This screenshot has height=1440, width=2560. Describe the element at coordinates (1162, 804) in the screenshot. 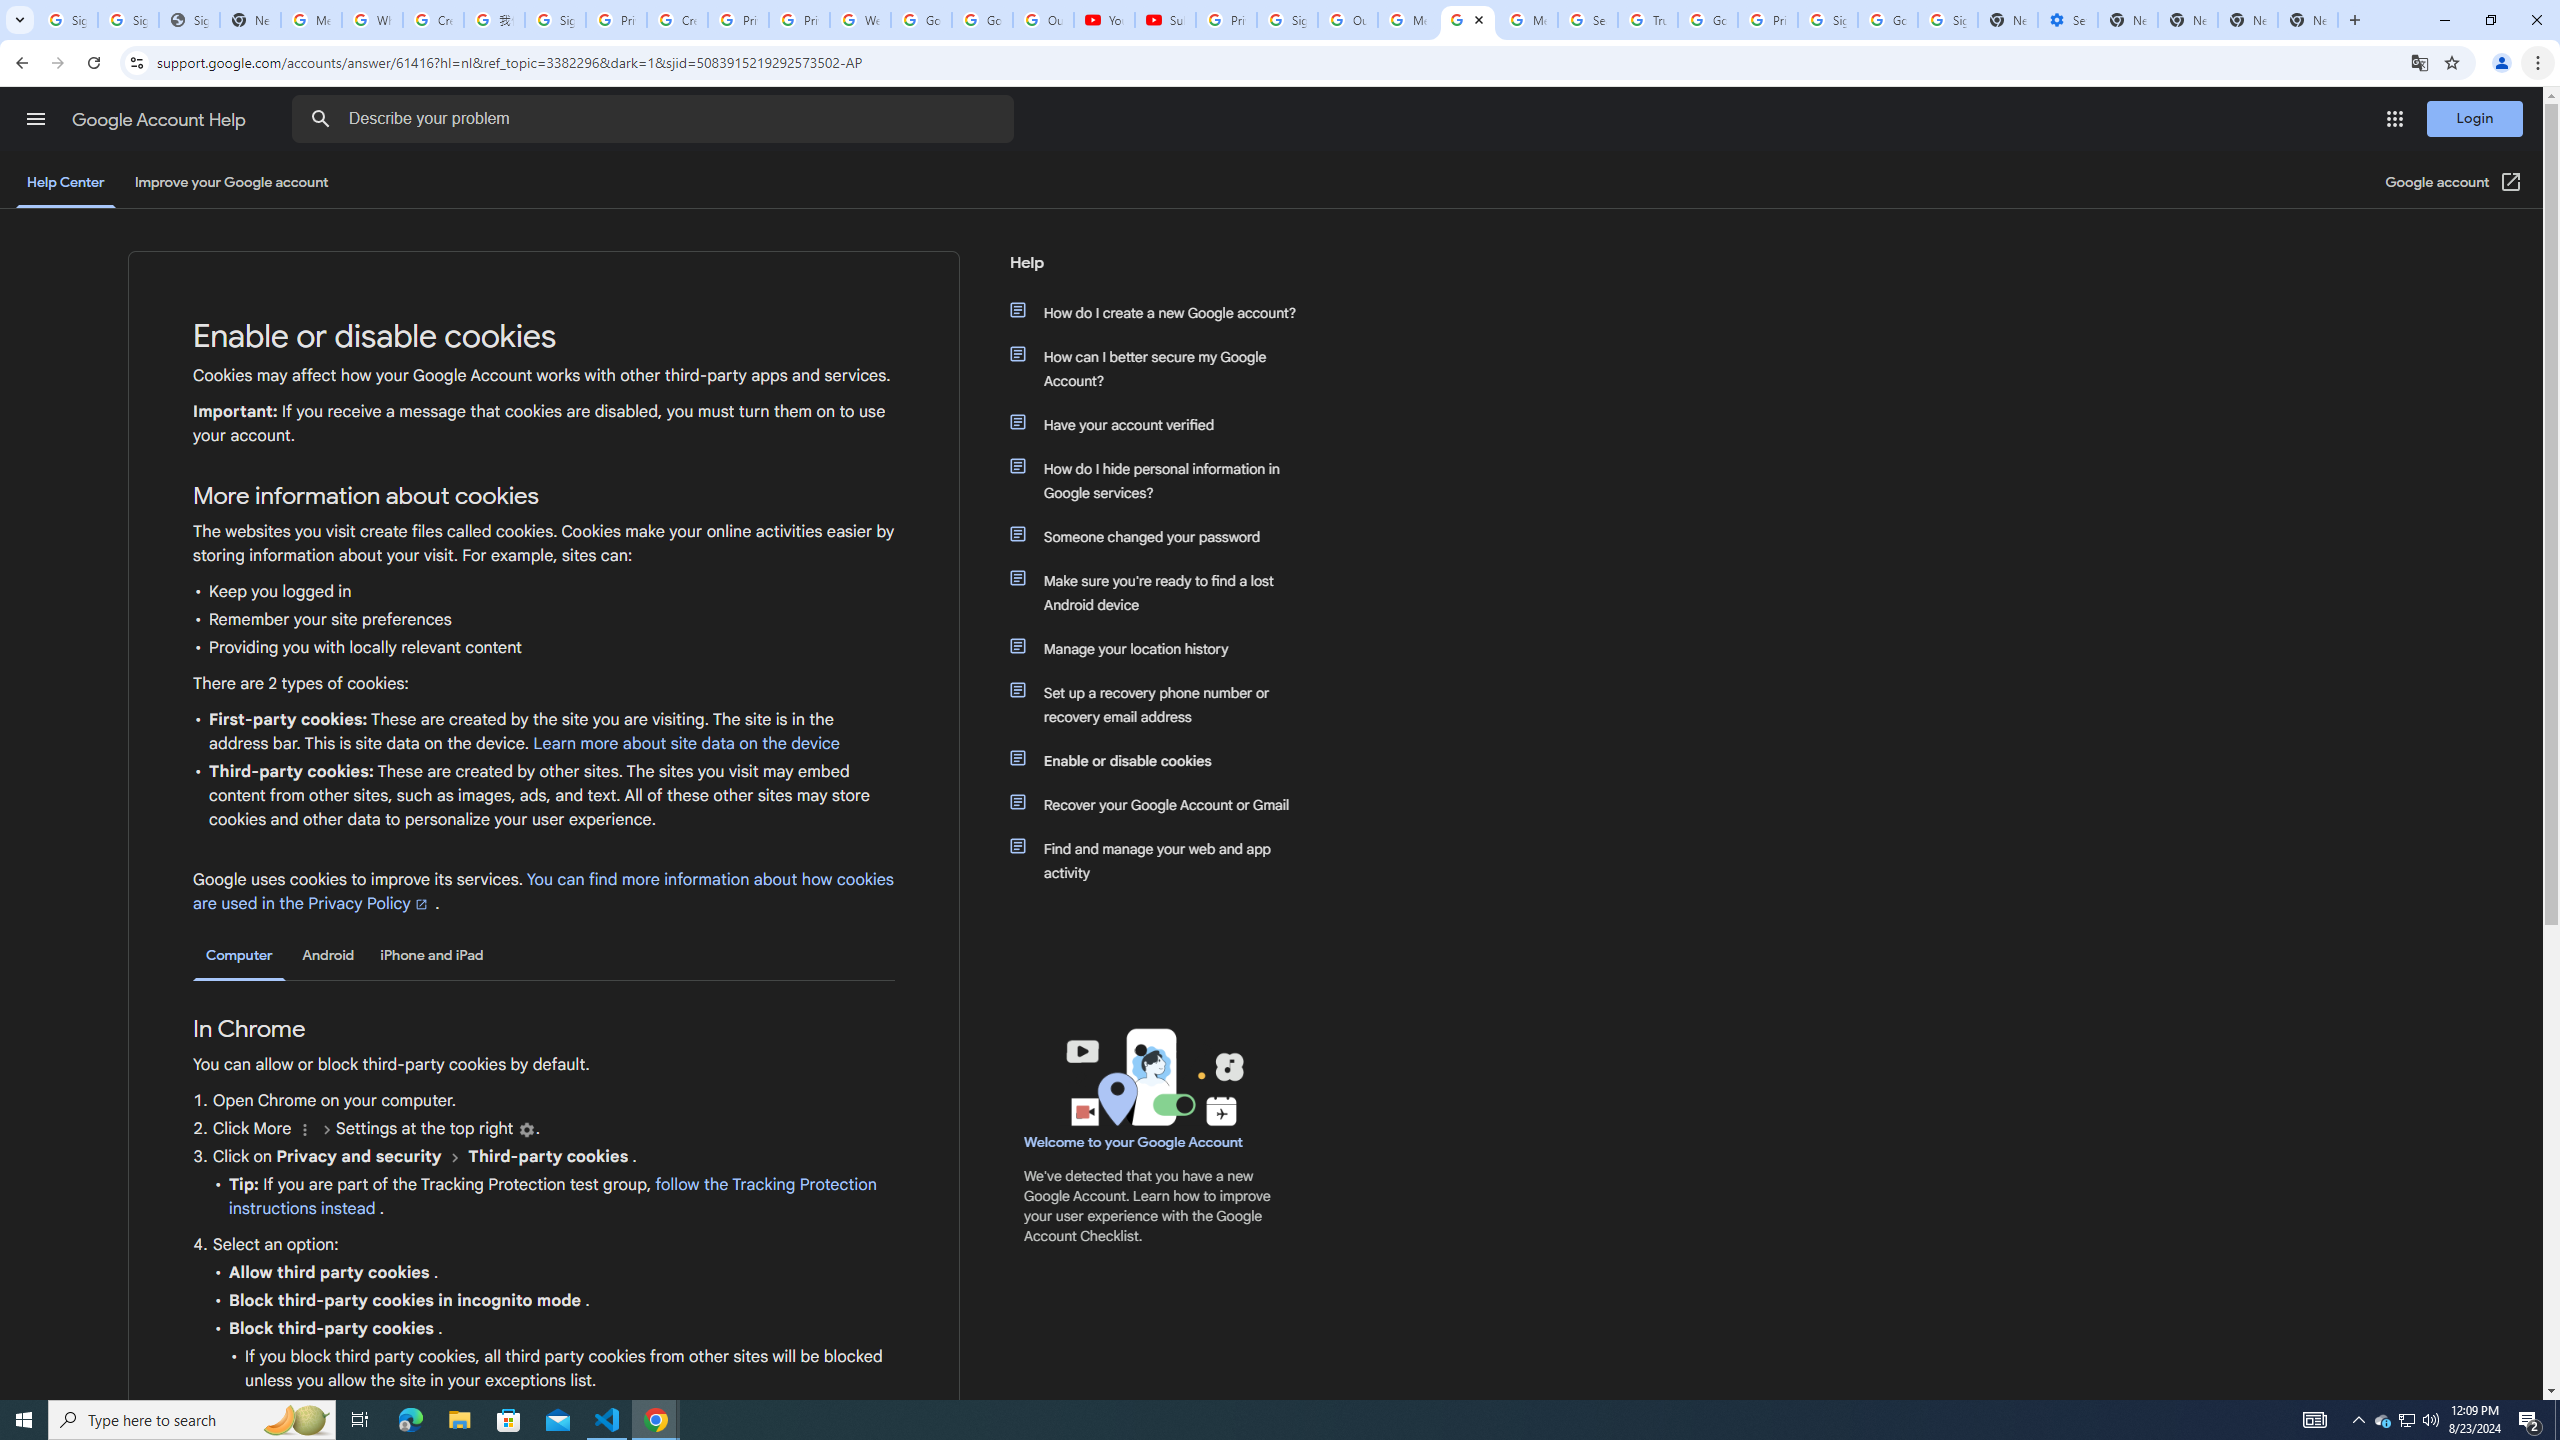

I see `'Recover your Google Account or Gmail'` at that location.